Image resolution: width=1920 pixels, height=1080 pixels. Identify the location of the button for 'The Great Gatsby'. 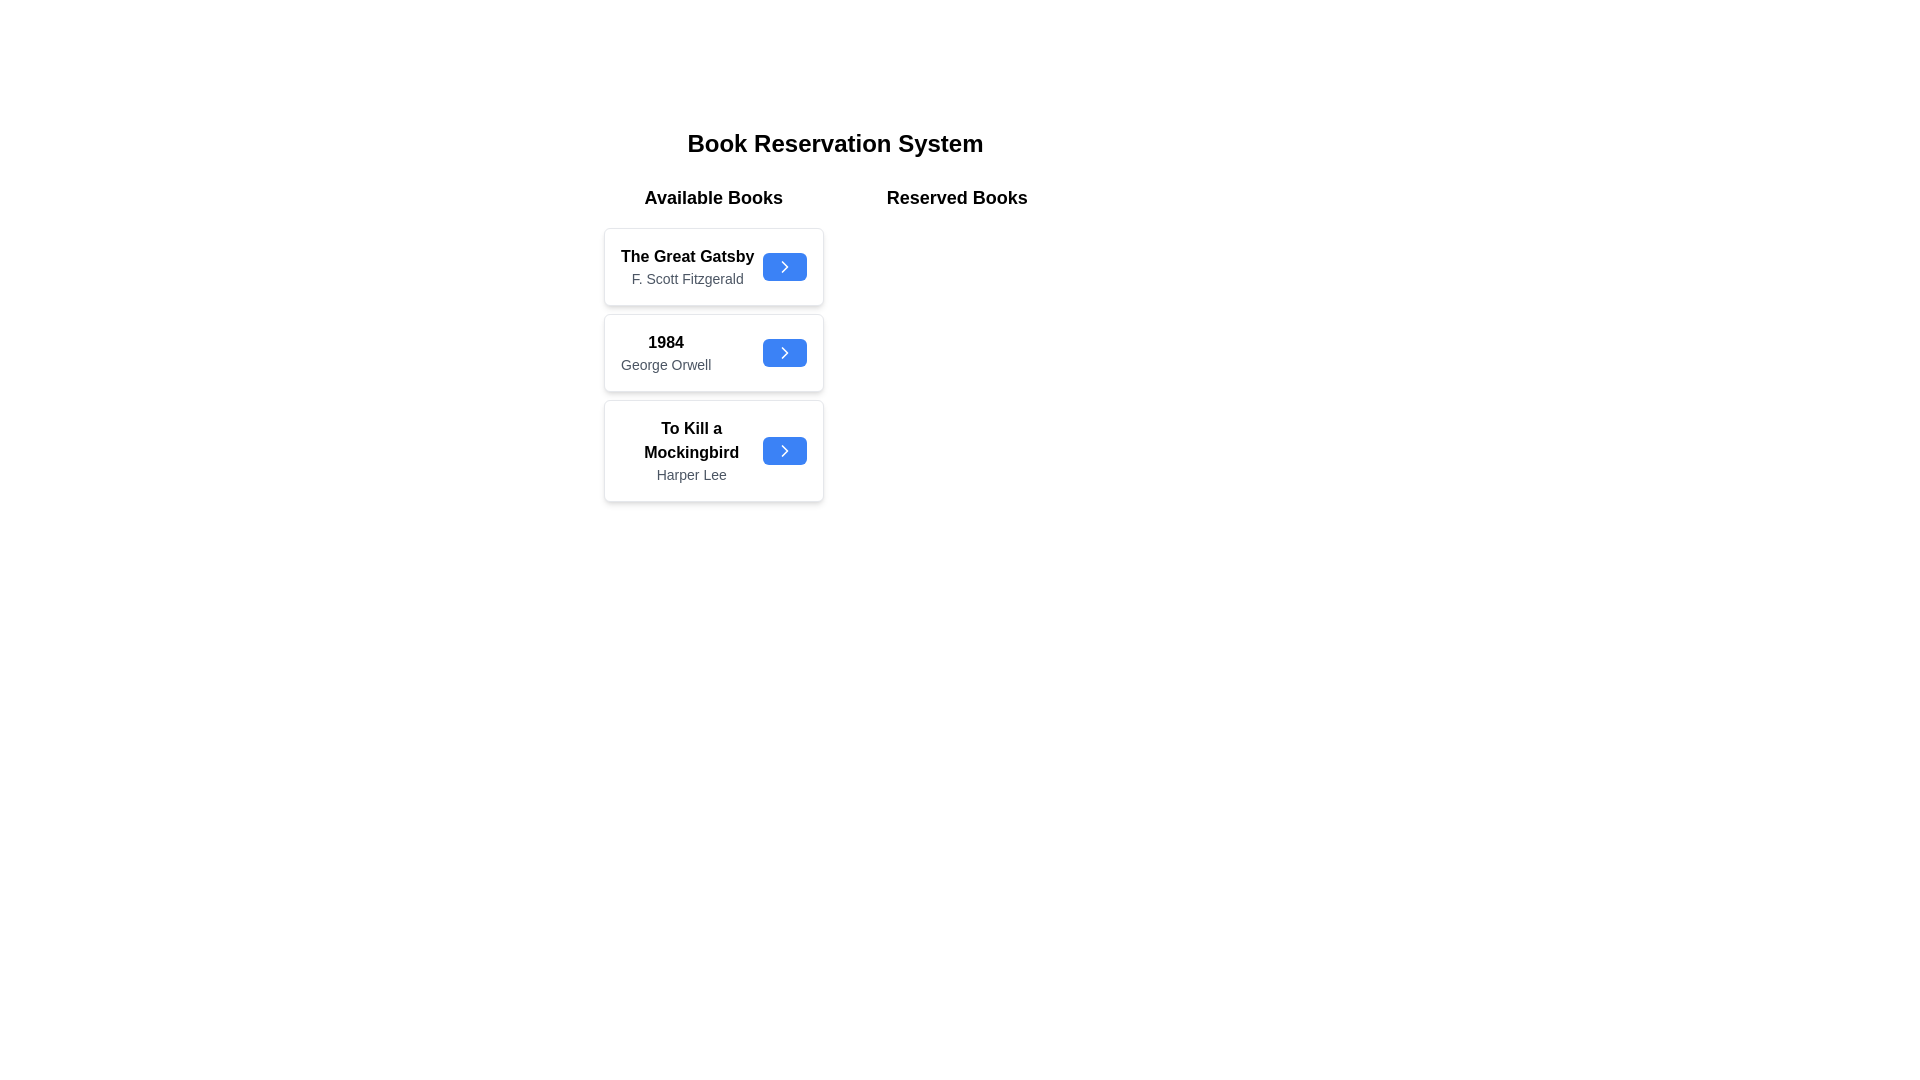
(783, 265).